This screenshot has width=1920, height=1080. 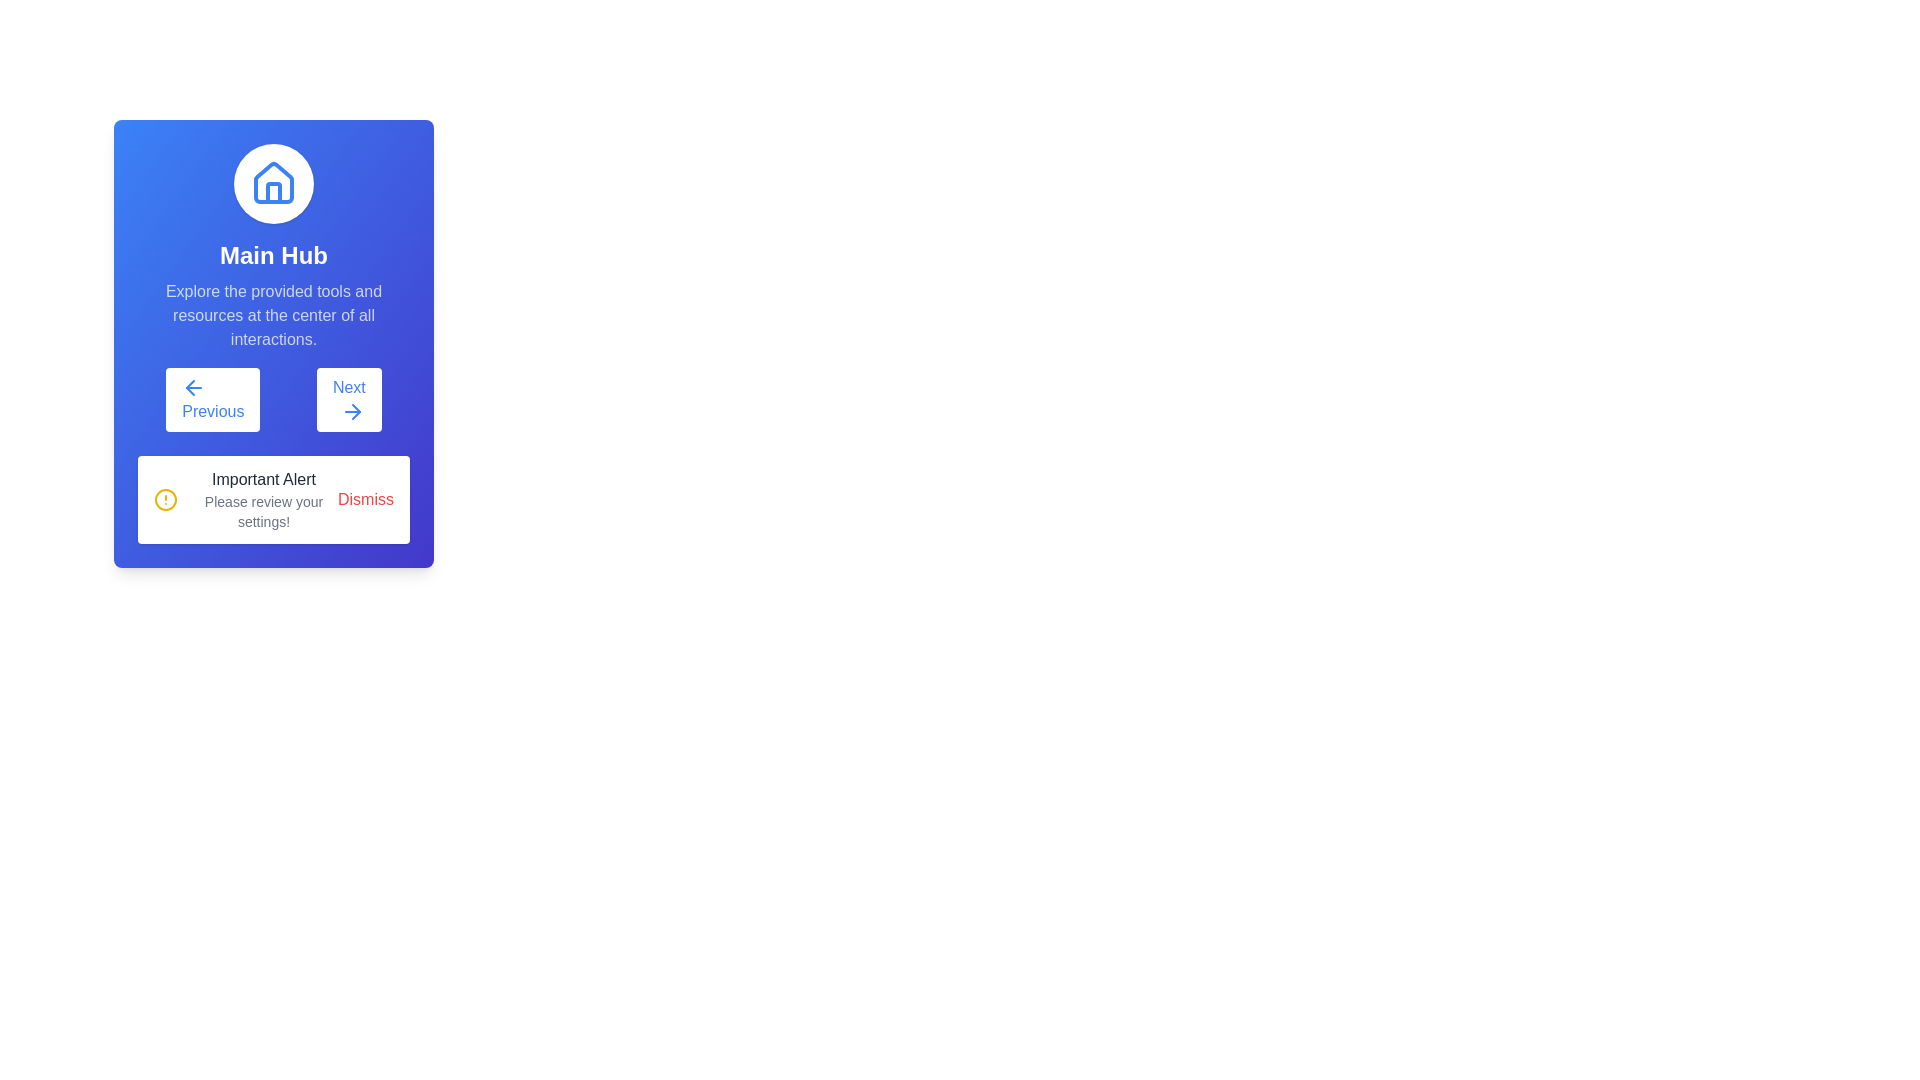 What do you see at coordinates (272, 254) in the screenshot?
I see `the 'Main Hub' label, which is a prominent white bold text located centrally below the house icon and above the text 'Explore the provided tools and resources at the center of all interactions'` at bounding box center [272, 254].